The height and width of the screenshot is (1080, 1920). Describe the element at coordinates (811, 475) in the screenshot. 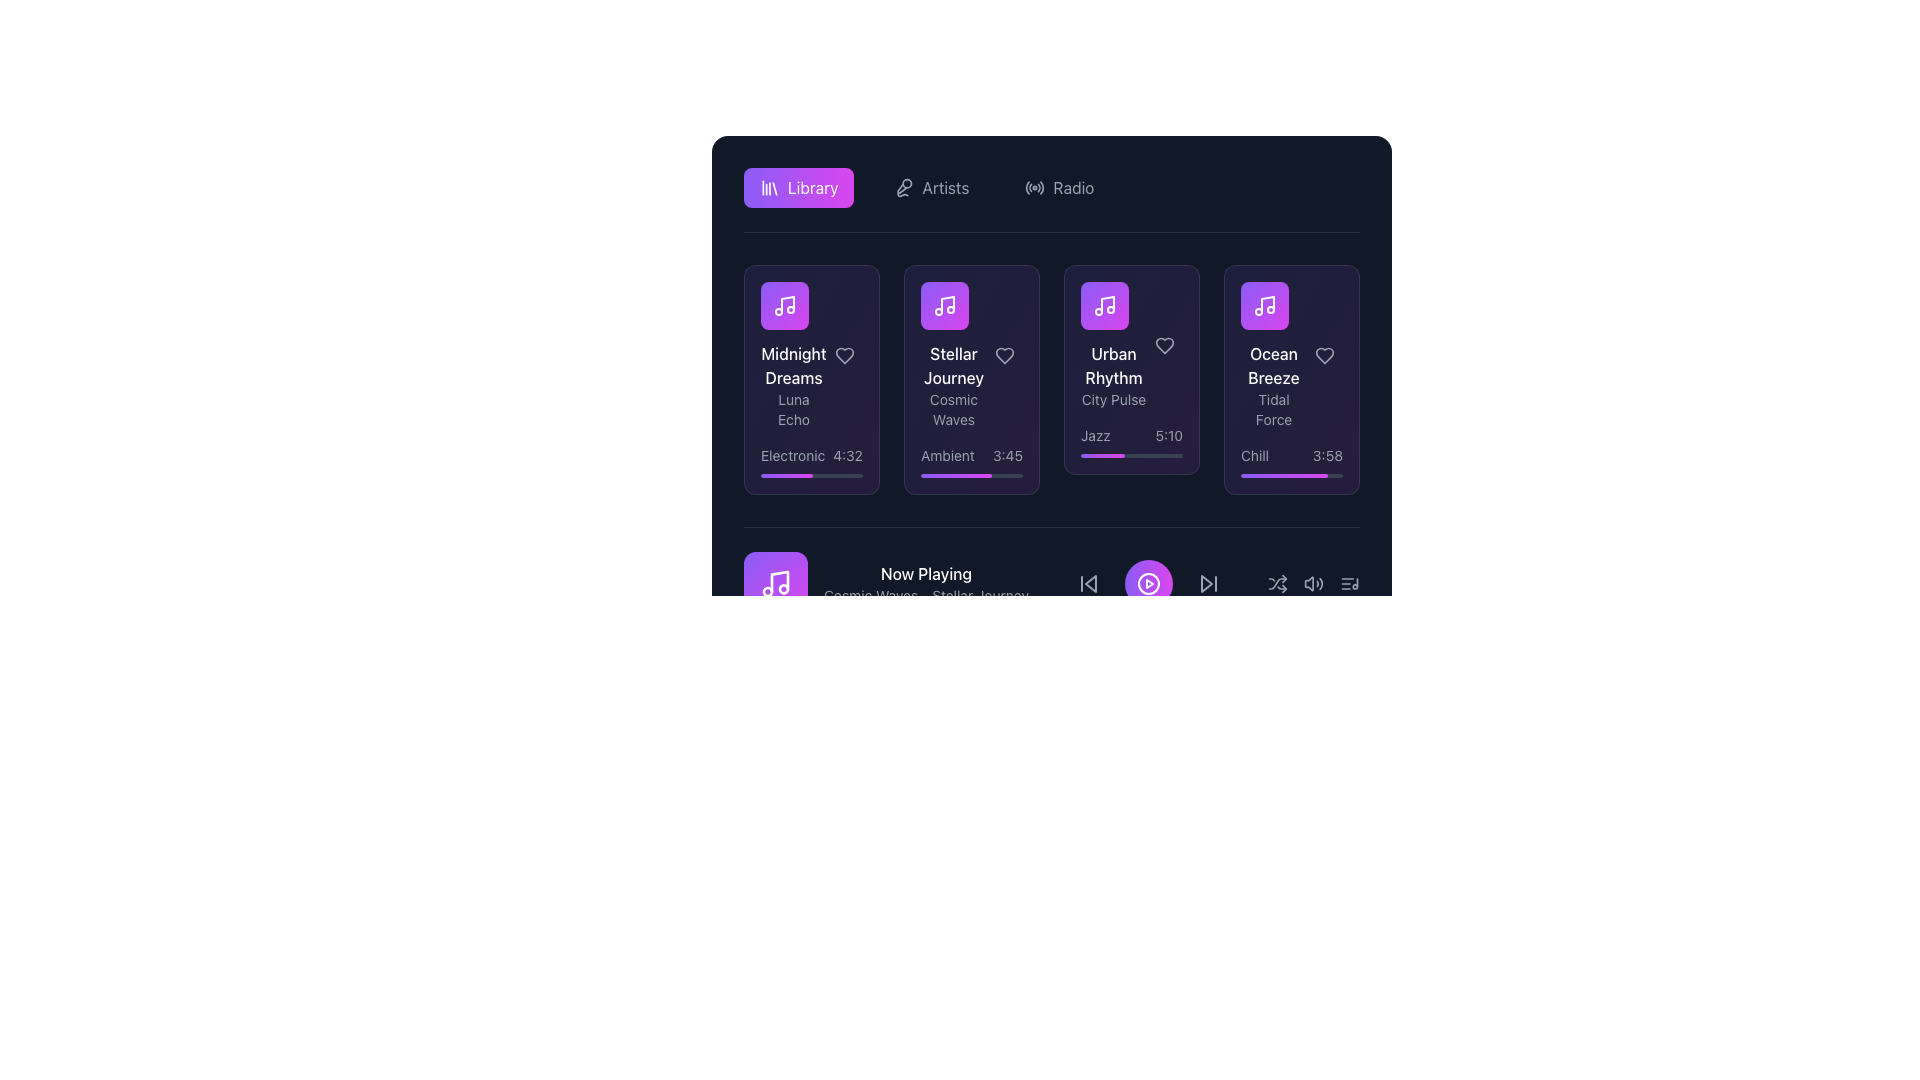

I see `the progress bar styled as a gradient indicator, located directly below the text 'Electronic 4:32'` at that location.